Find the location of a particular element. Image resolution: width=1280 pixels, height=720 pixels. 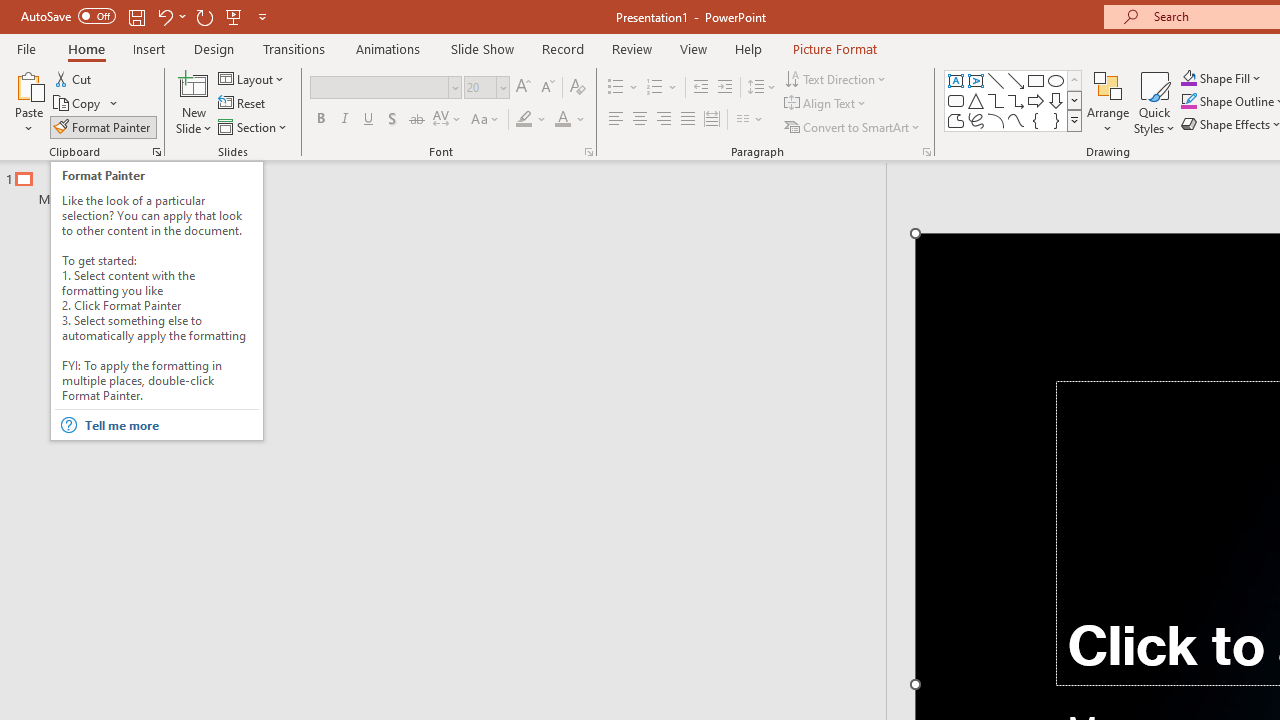

'Align Right' is located at coordinates (663, 119).